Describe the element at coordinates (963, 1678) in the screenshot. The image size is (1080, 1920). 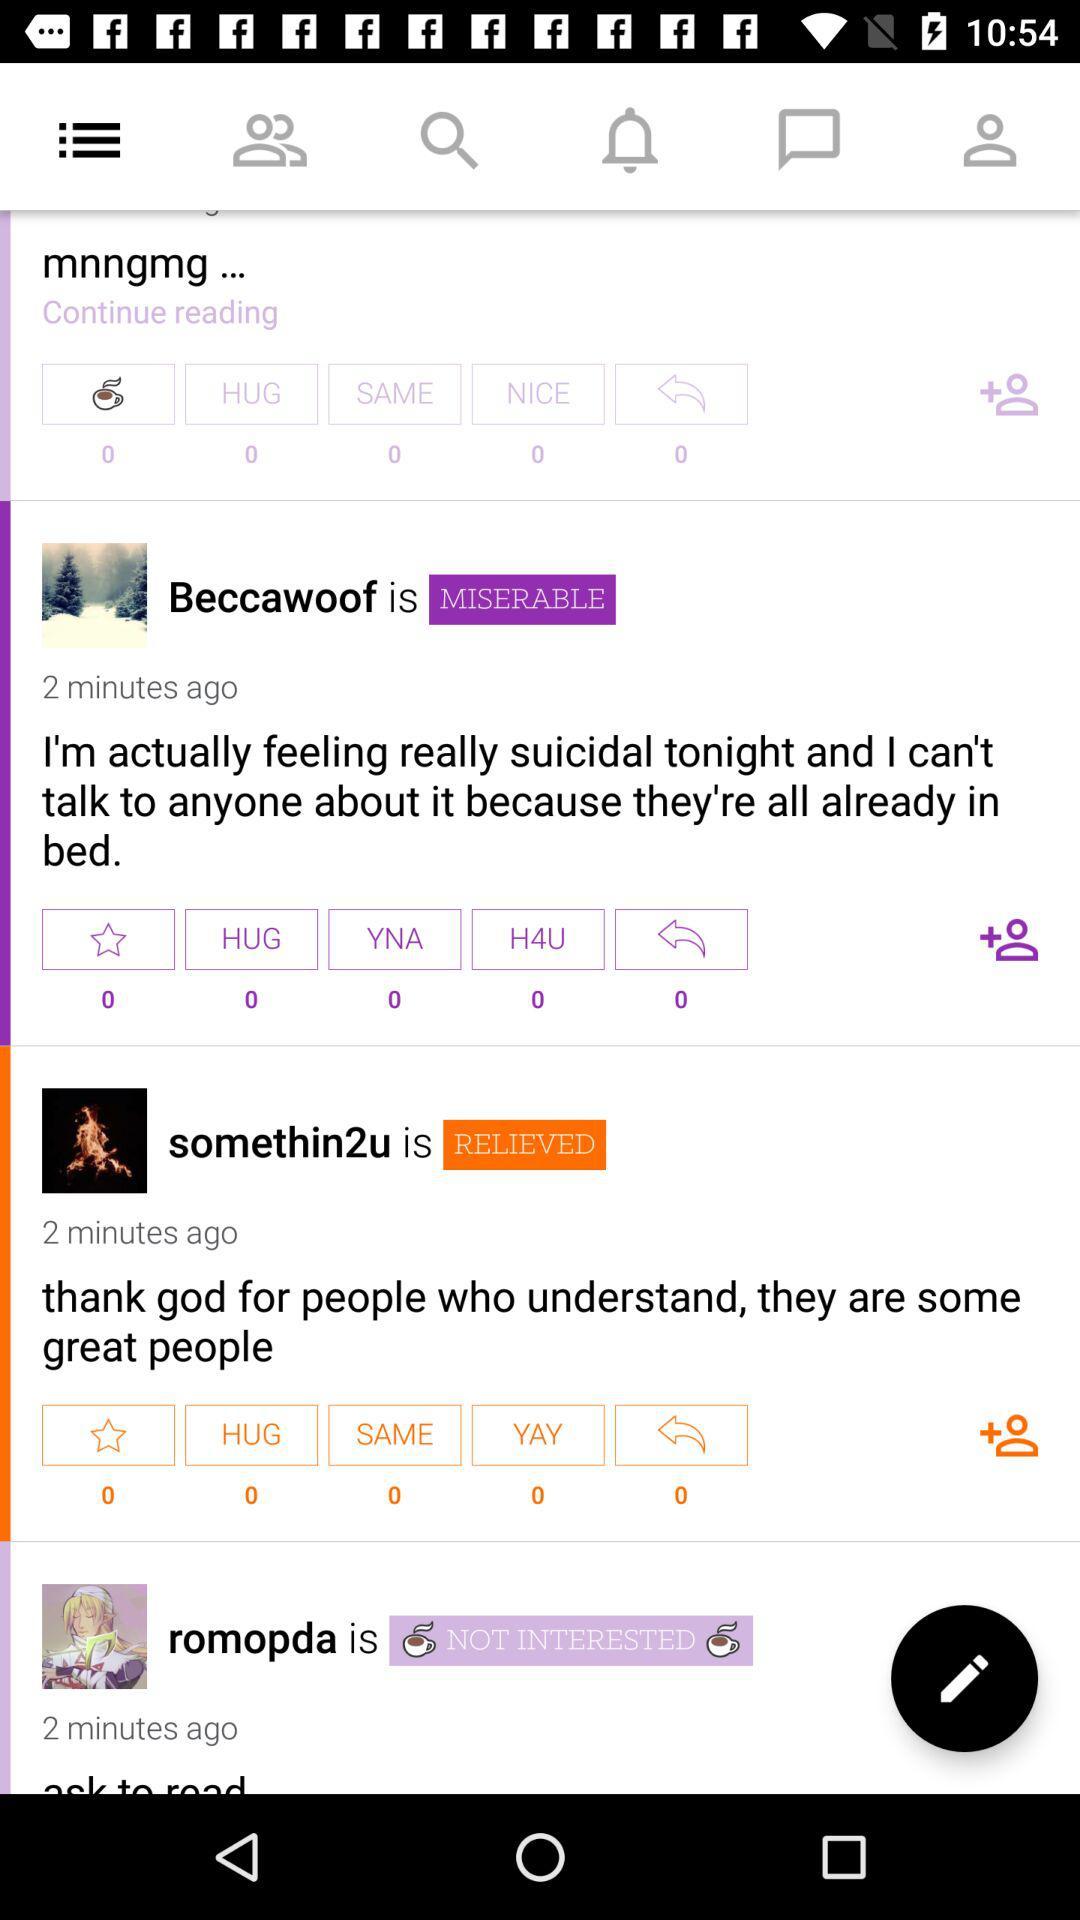
I see `edit` at that location.